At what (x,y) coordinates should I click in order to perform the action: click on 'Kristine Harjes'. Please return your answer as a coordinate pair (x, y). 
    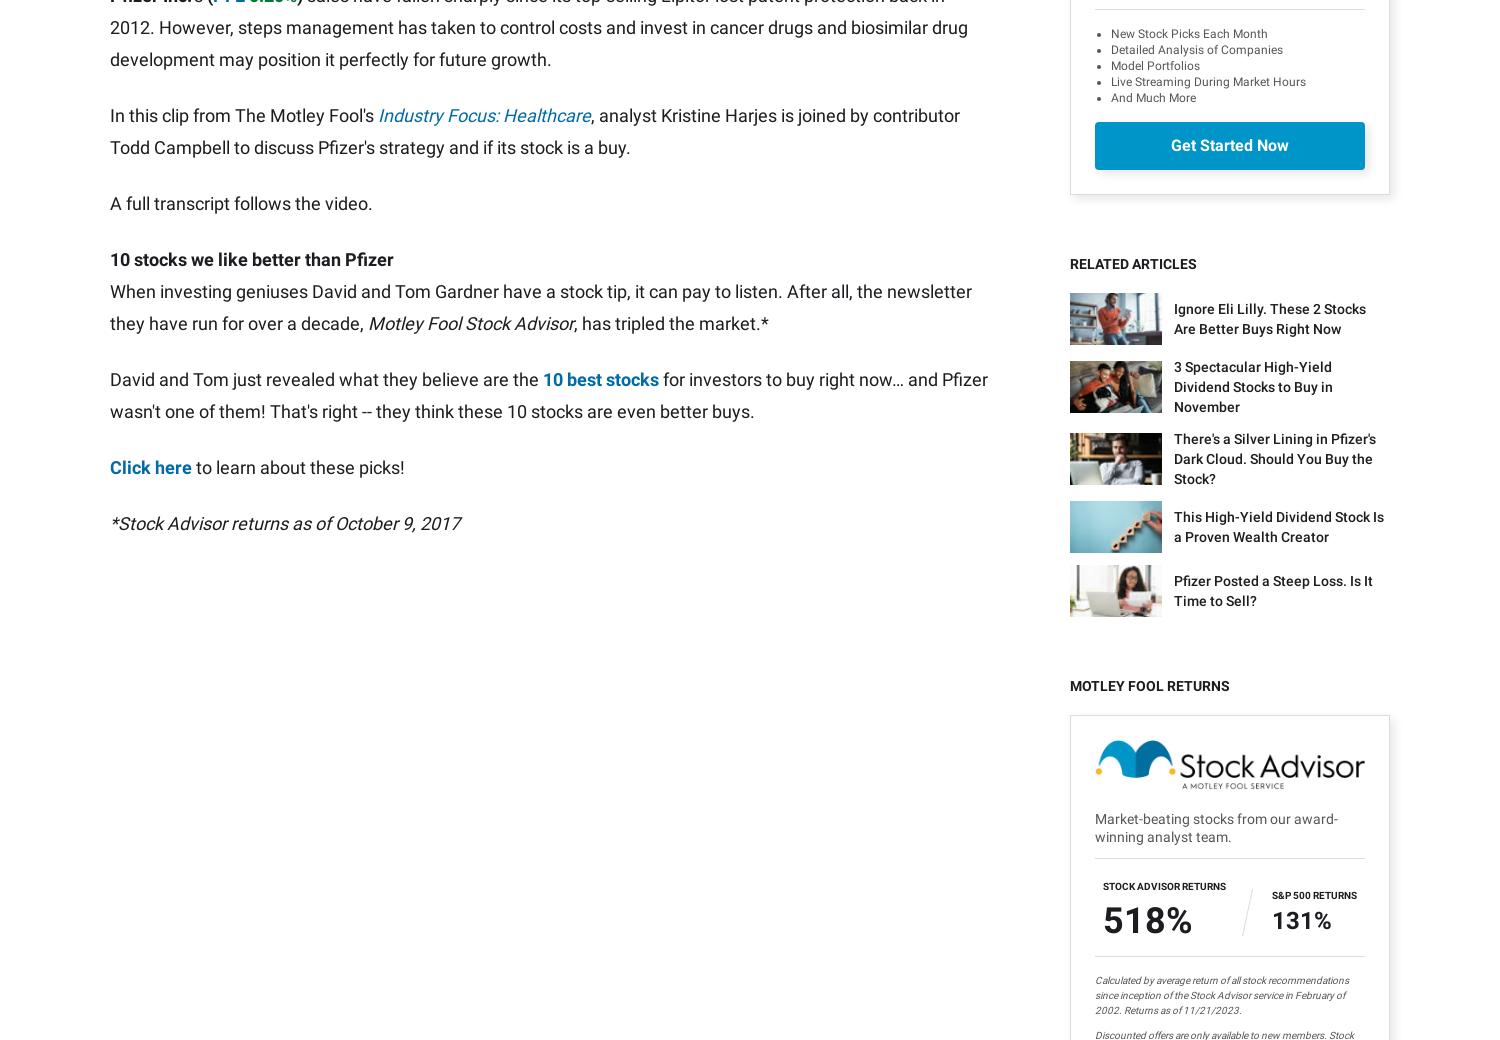
    Looking at the image, I should click on (149, 119).